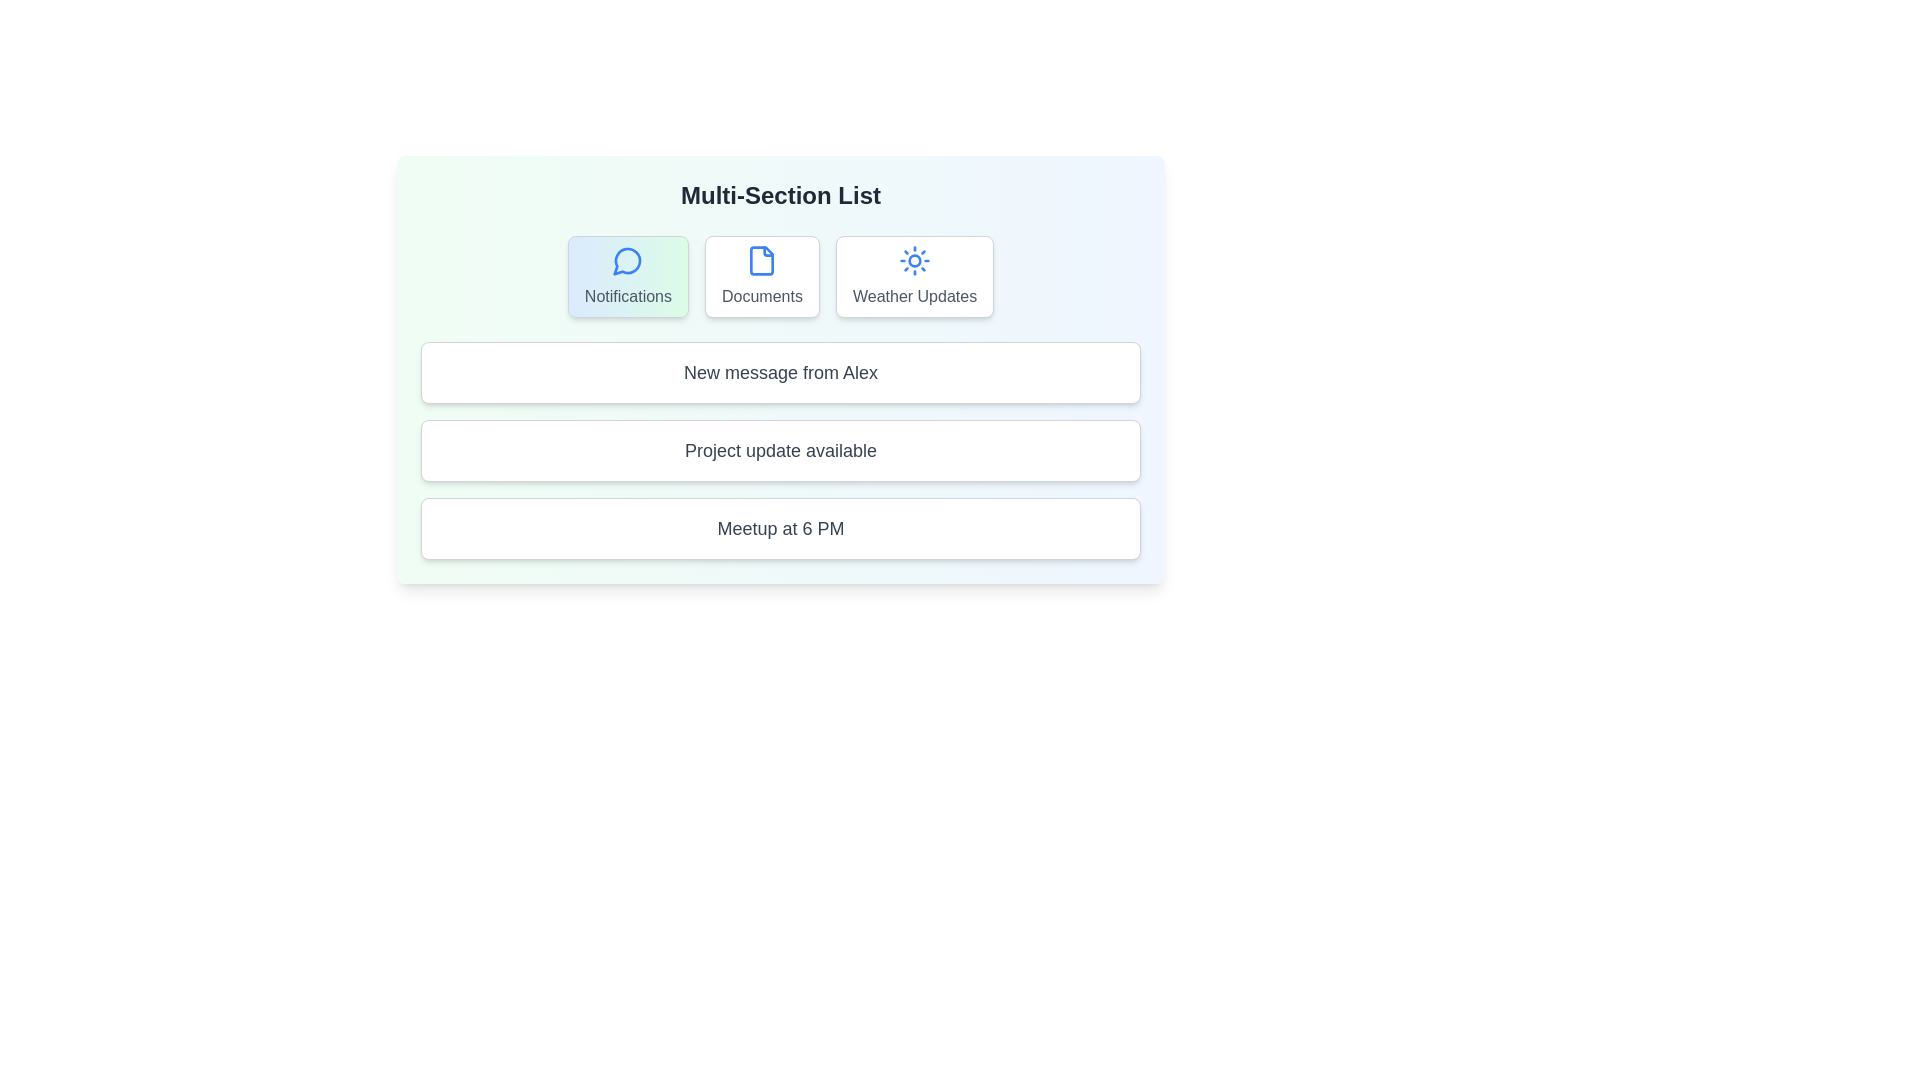 Image resolution: width=1920 pixels, height=1080 pixels. Describe the element at coordinates (914, 277) in the screenshot. I see `the Weather Updates section to view its contents` at that location.